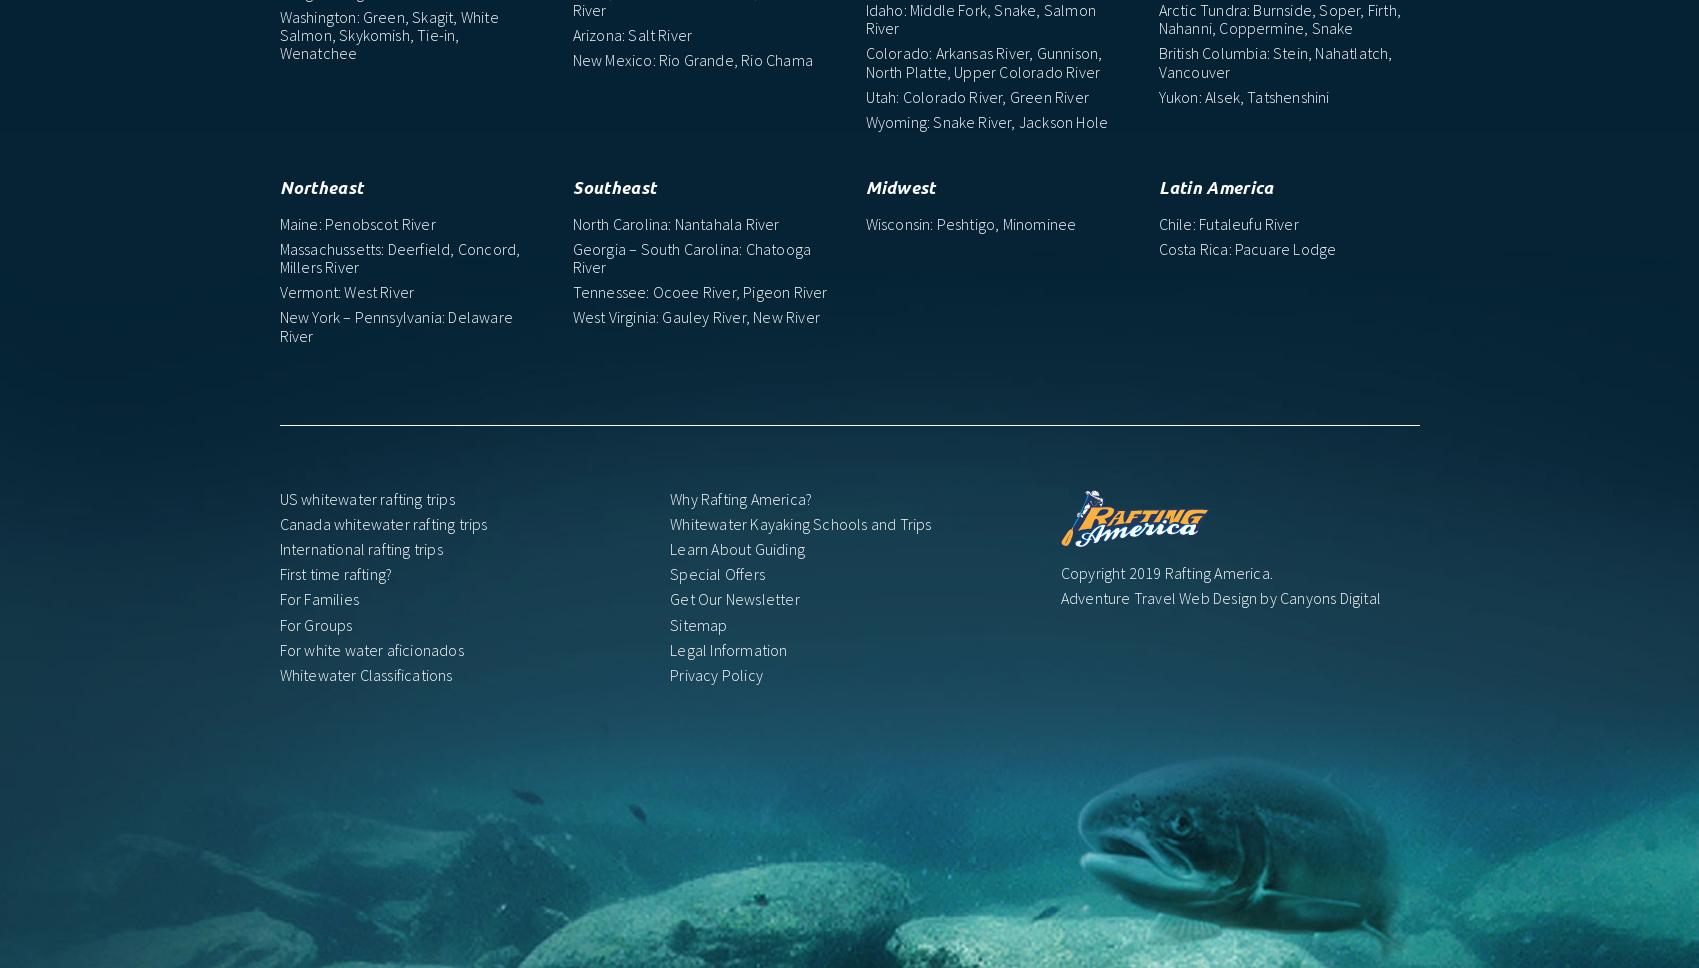 The width and height of the screenshot is (1699, 968). I want to click on 'Washington: Green, Skagit, White Salmon, Skykomish, Tie-in, Wenatchee', so click(388, 34).